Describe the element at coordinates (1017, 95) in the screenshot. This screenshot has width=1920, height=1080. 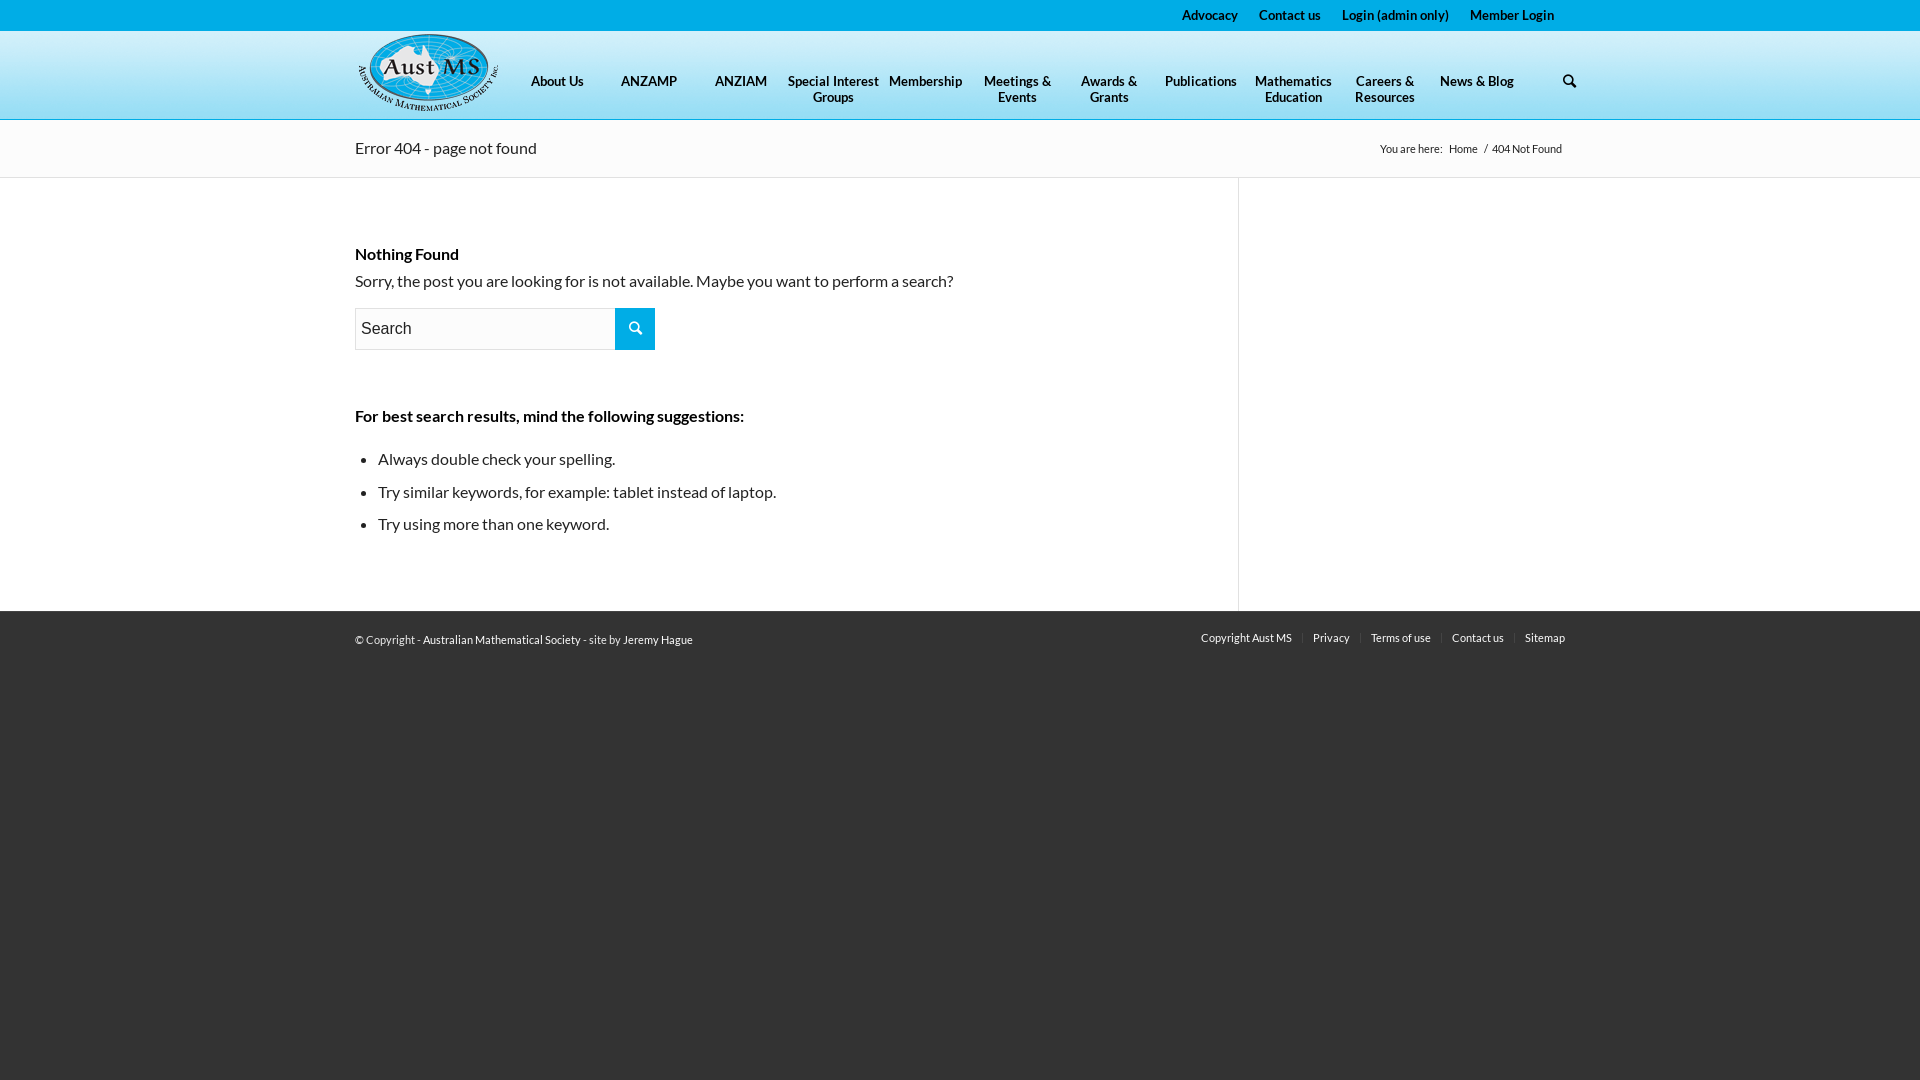
I see `'Meetings & Events'` at that location.